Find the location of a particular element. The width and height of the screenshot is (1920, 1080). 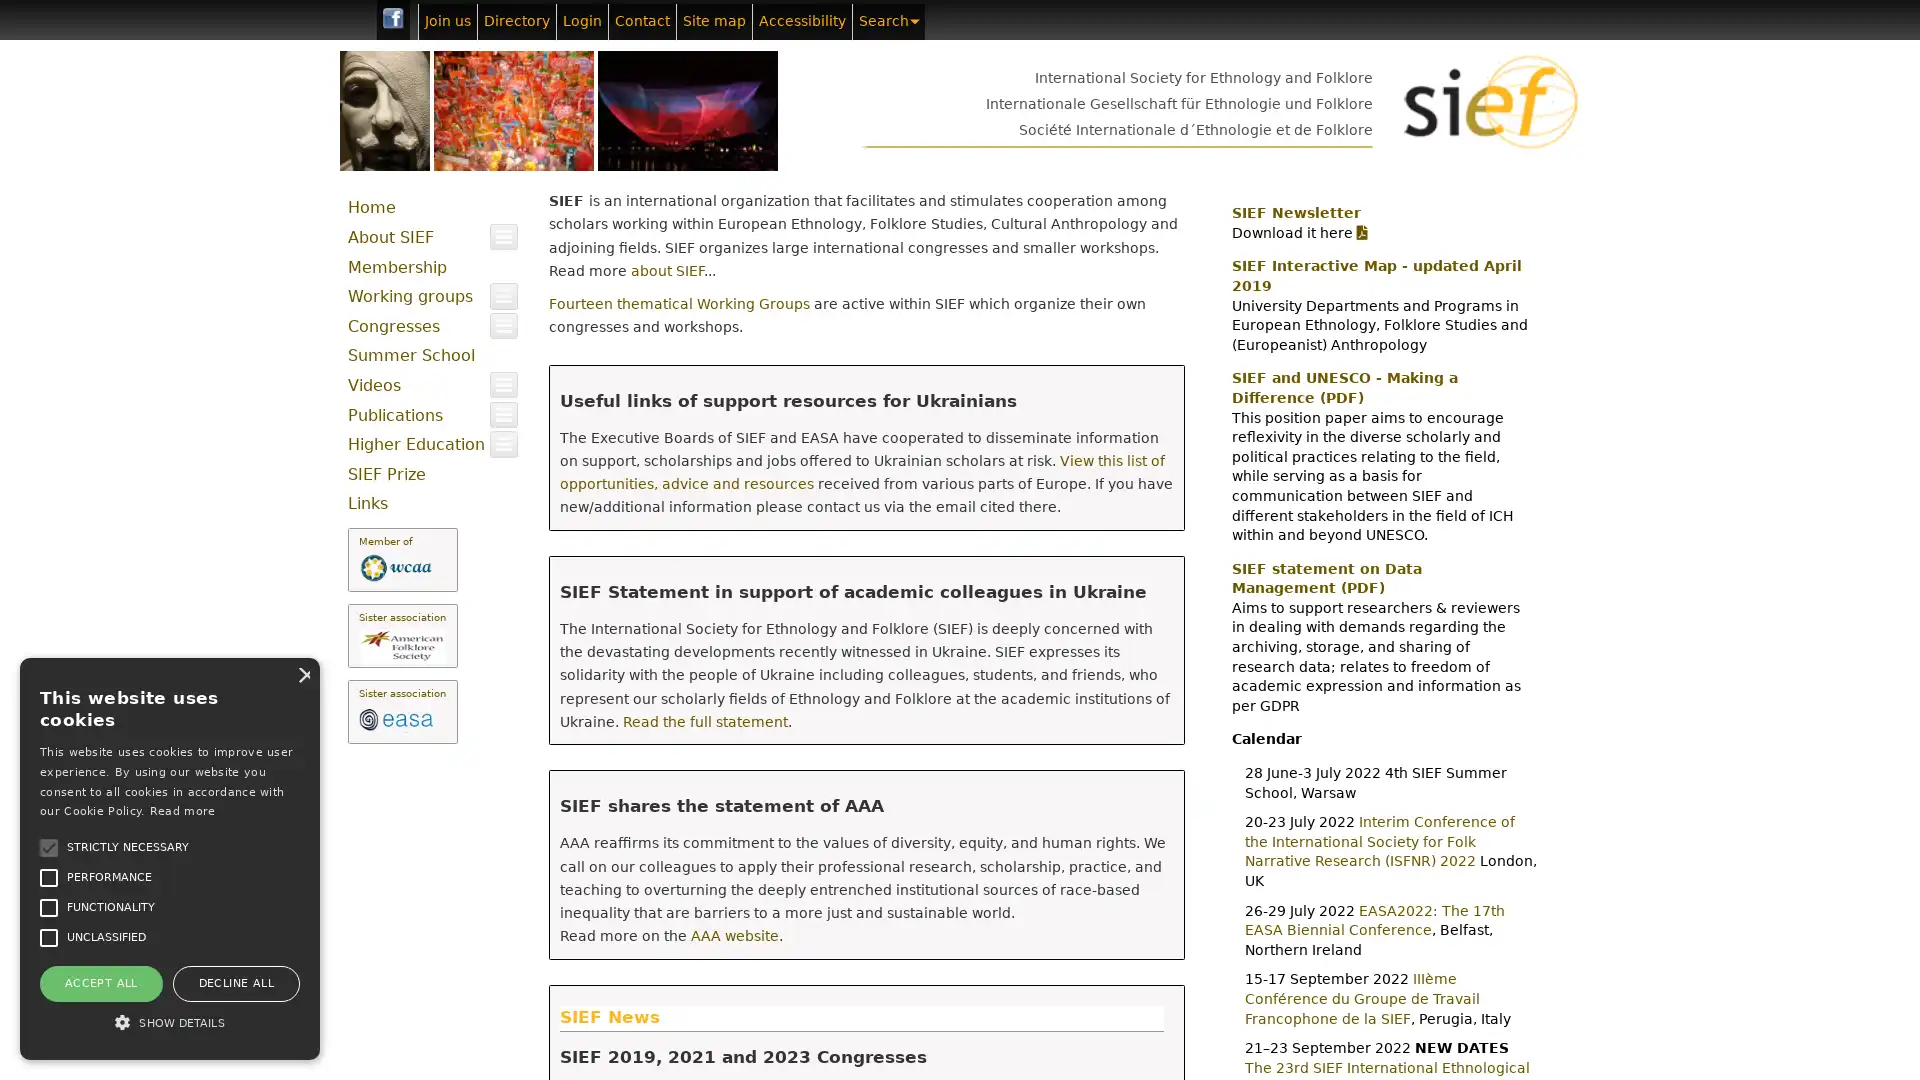

DECLINE ALL is located at coordinates (235, 982).